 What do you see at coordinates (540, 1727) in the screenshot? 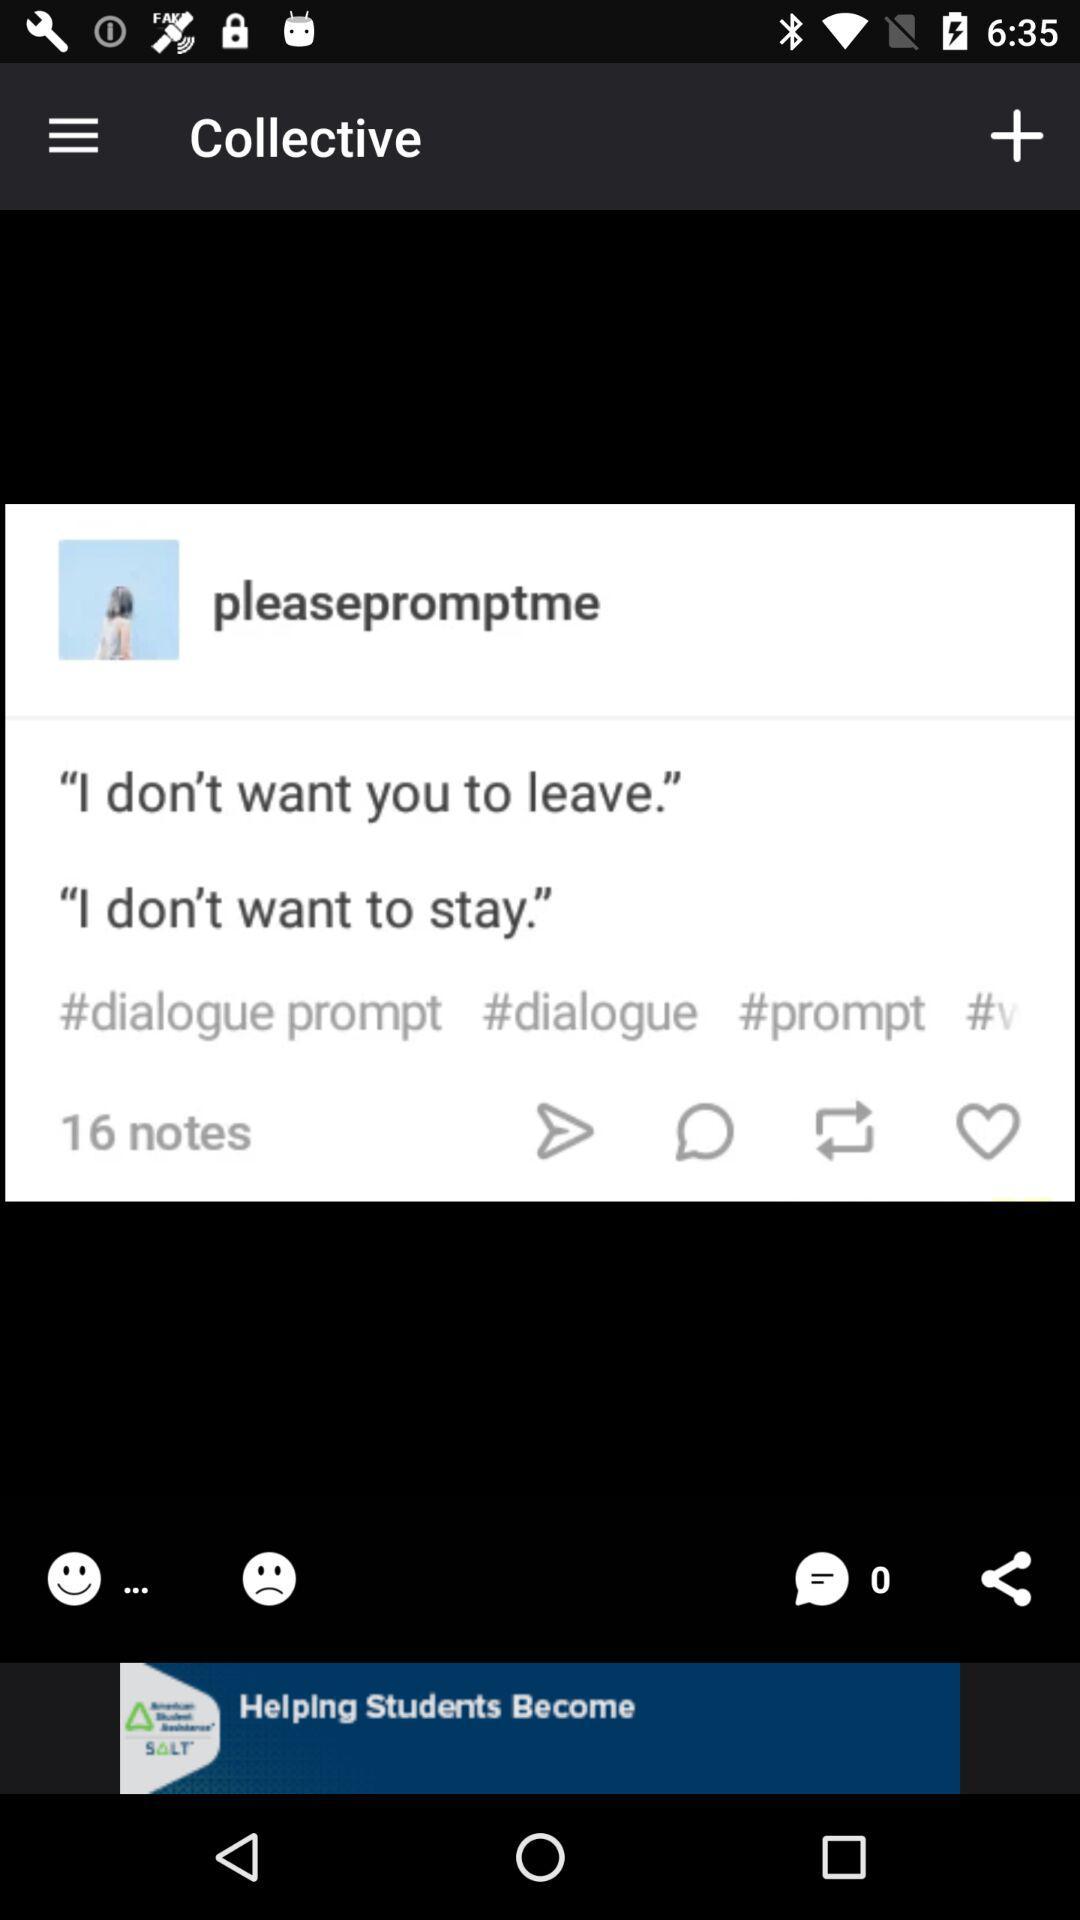
I see `advertisement bar` at bounding box center [540, 1727].